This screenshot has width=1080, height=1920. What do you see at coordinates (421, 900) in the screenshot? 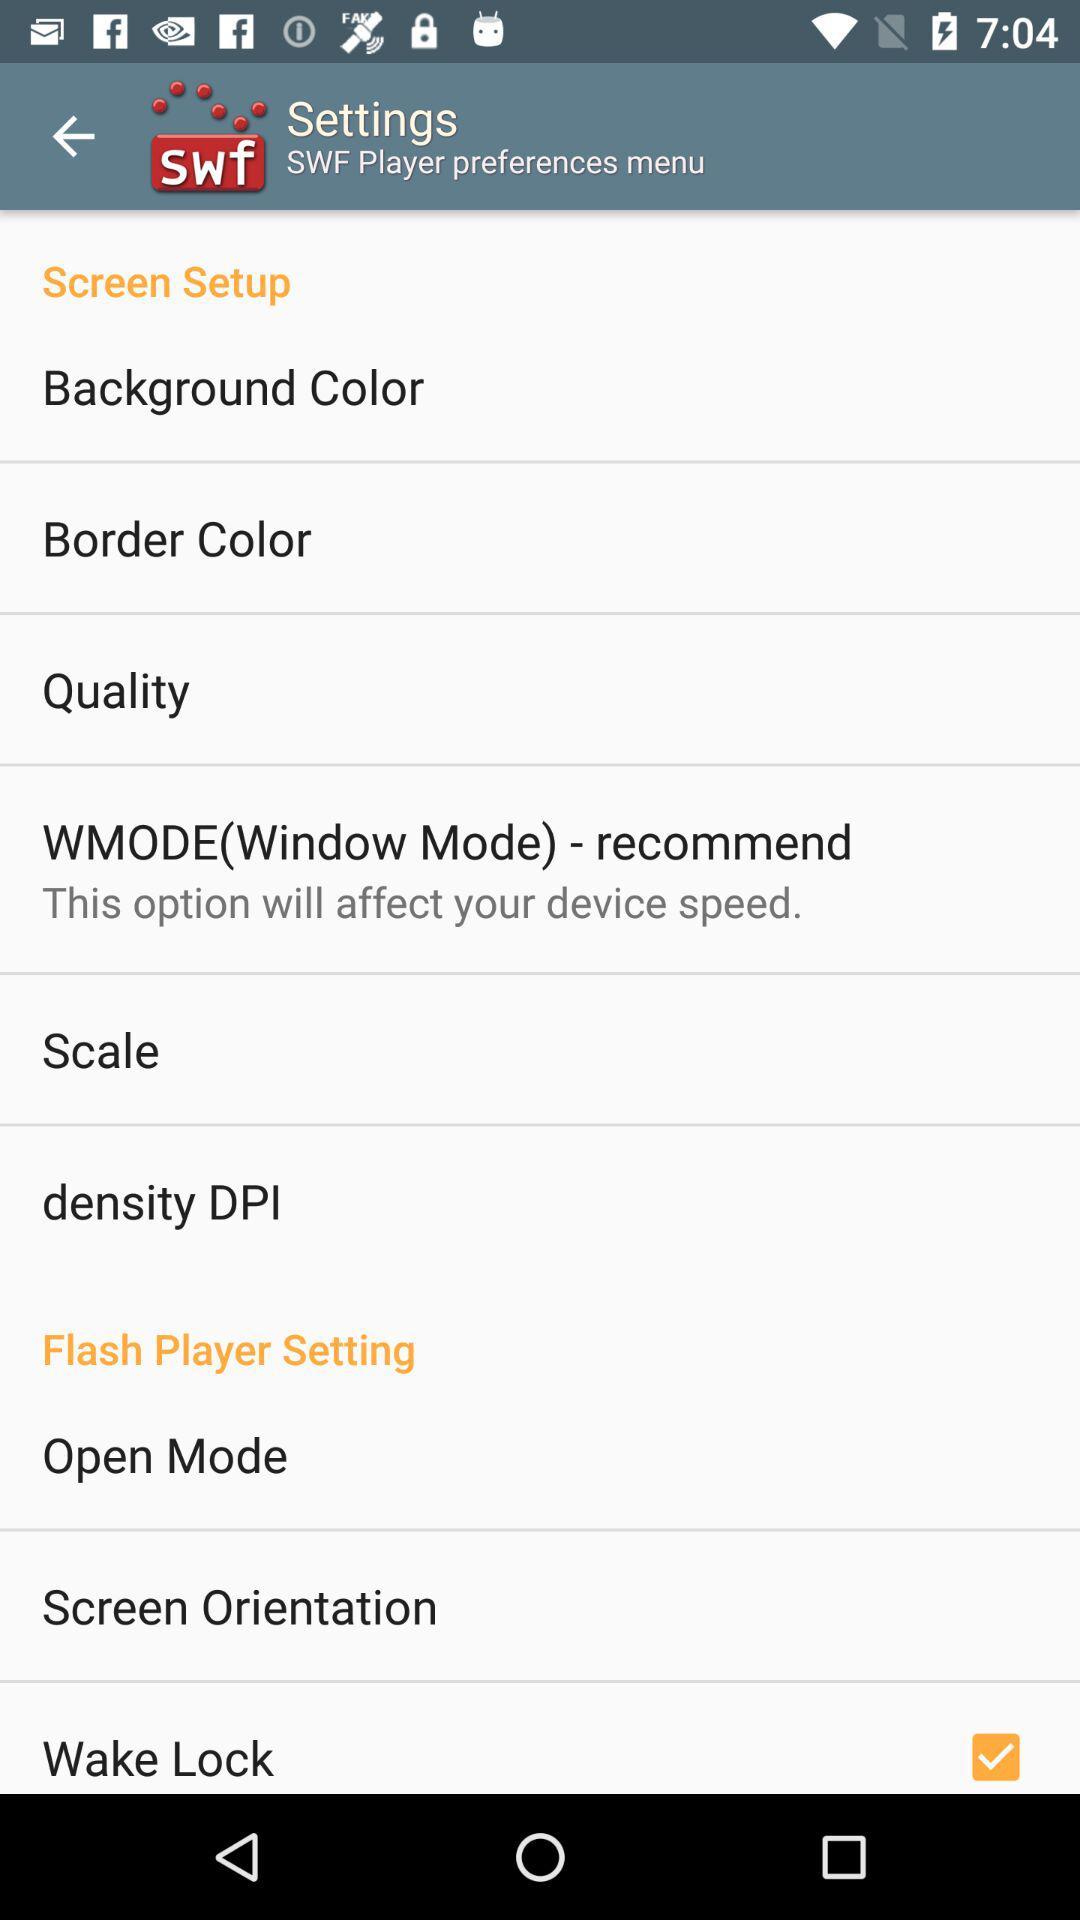
I see `the icon above scale` at bounding box center [421, 900].